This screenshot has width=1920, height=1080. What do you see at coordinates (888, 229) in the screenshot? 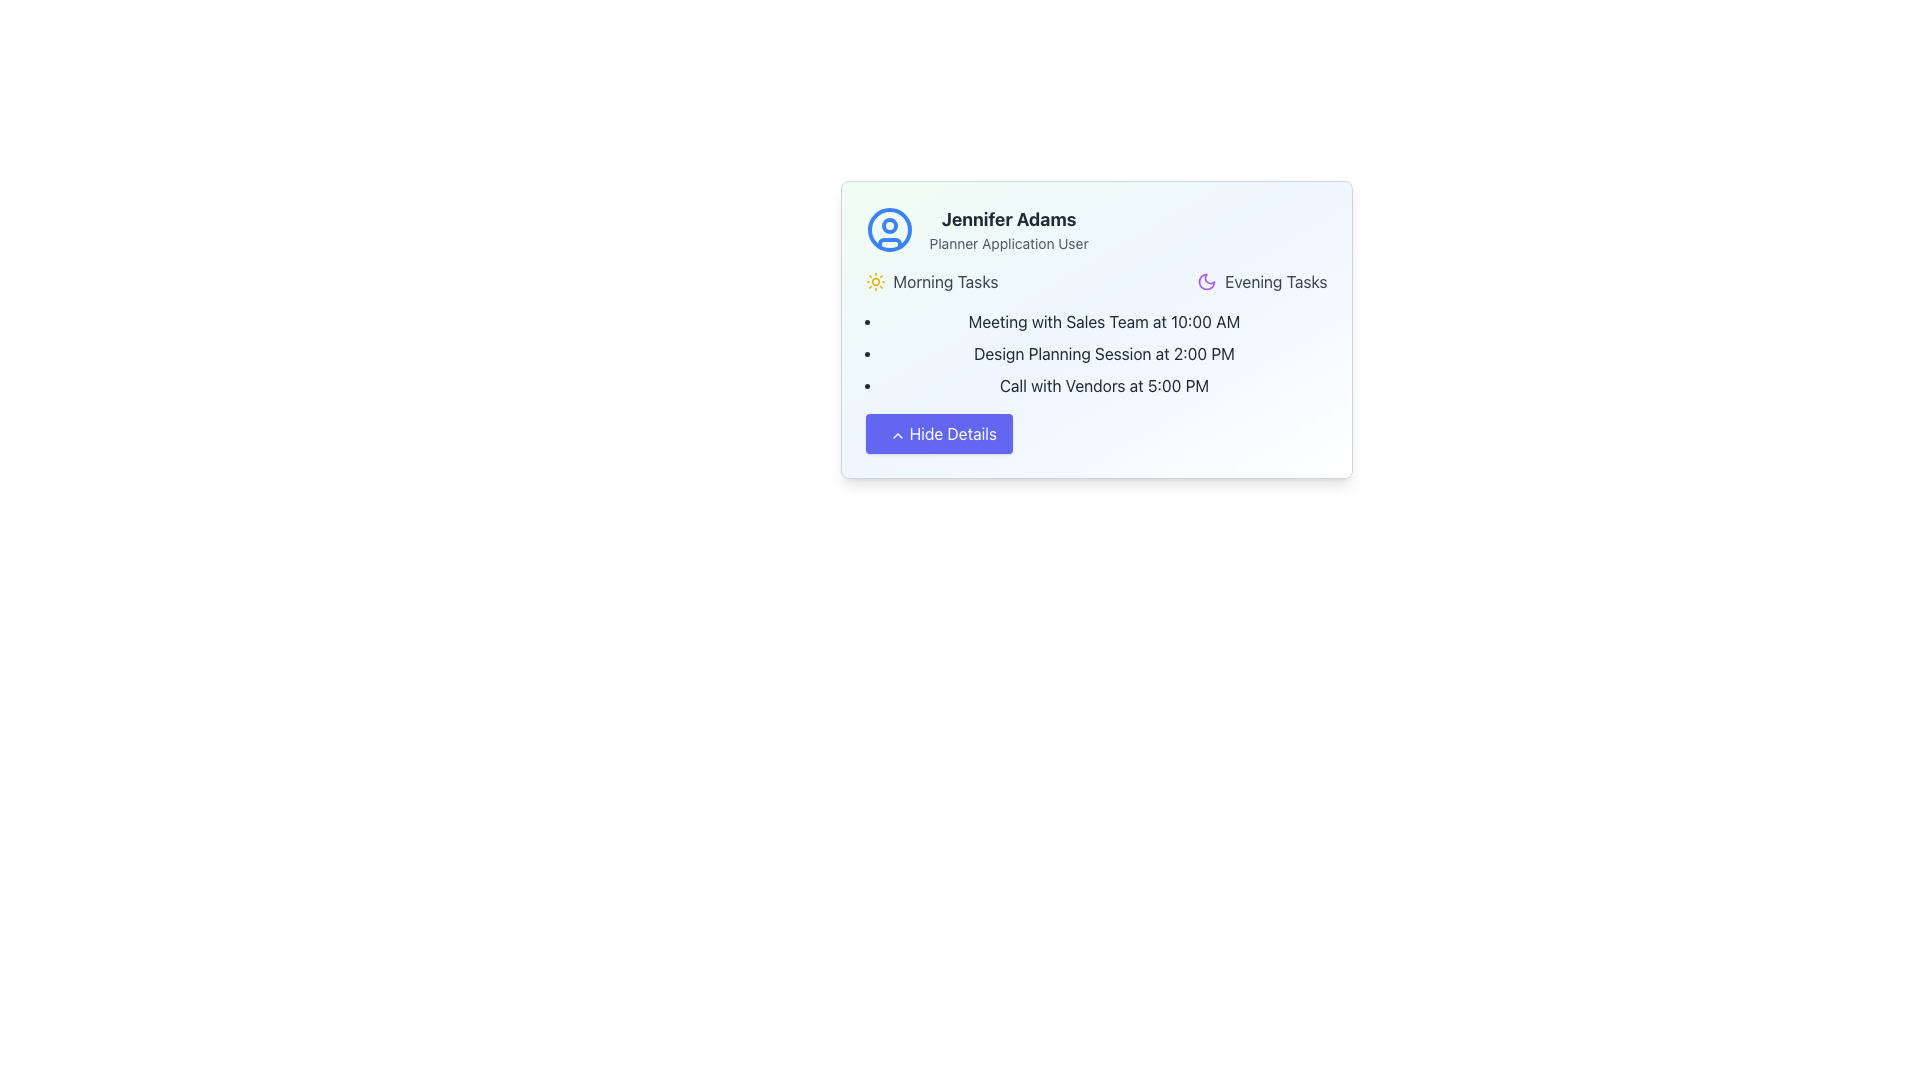
I see `the outer circular structure of the SVG user avatar icon located to the left of the heading text 'Jennifer Adams'` at bounding box center [888, 229].